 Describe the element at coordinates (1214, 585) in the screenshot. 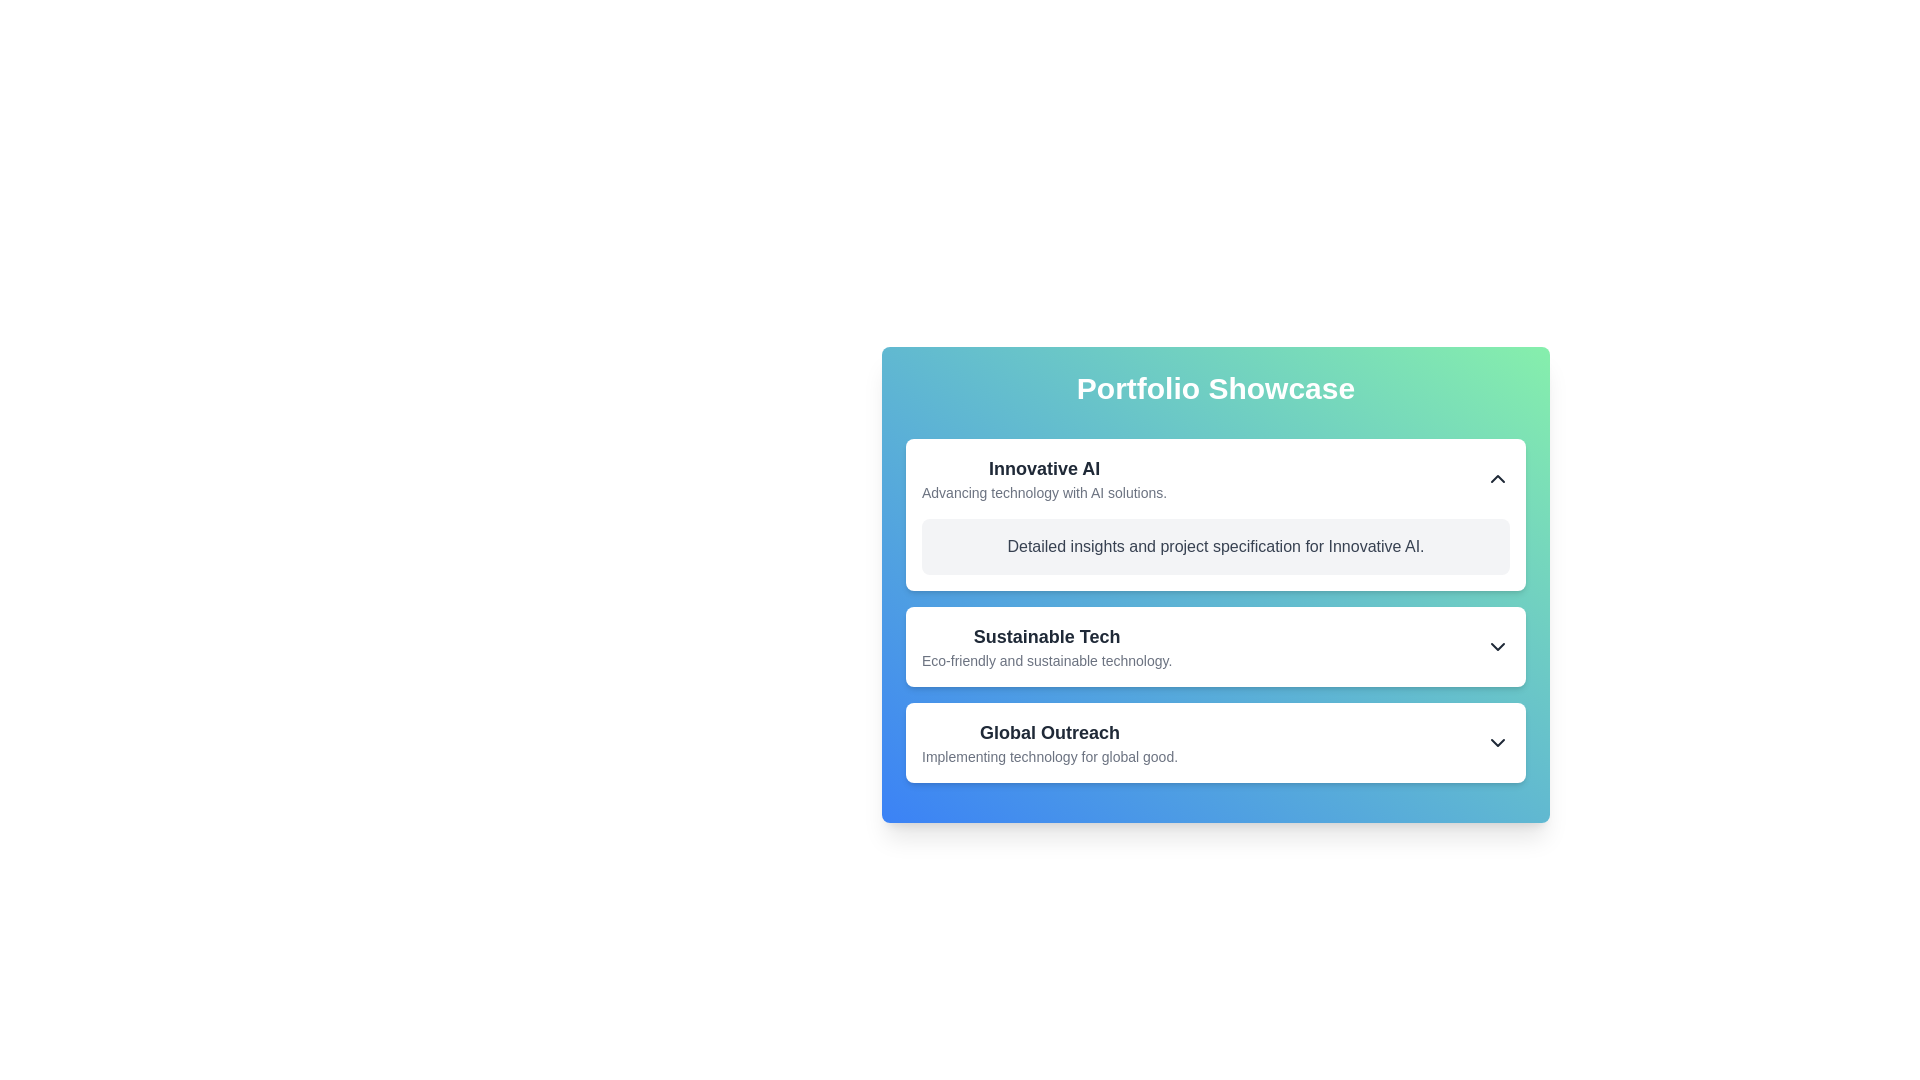

I see `the dropdown icon of the 'Innovative AI' card within the 'Portfolio Showcase' section to toggle the information display` at that location.